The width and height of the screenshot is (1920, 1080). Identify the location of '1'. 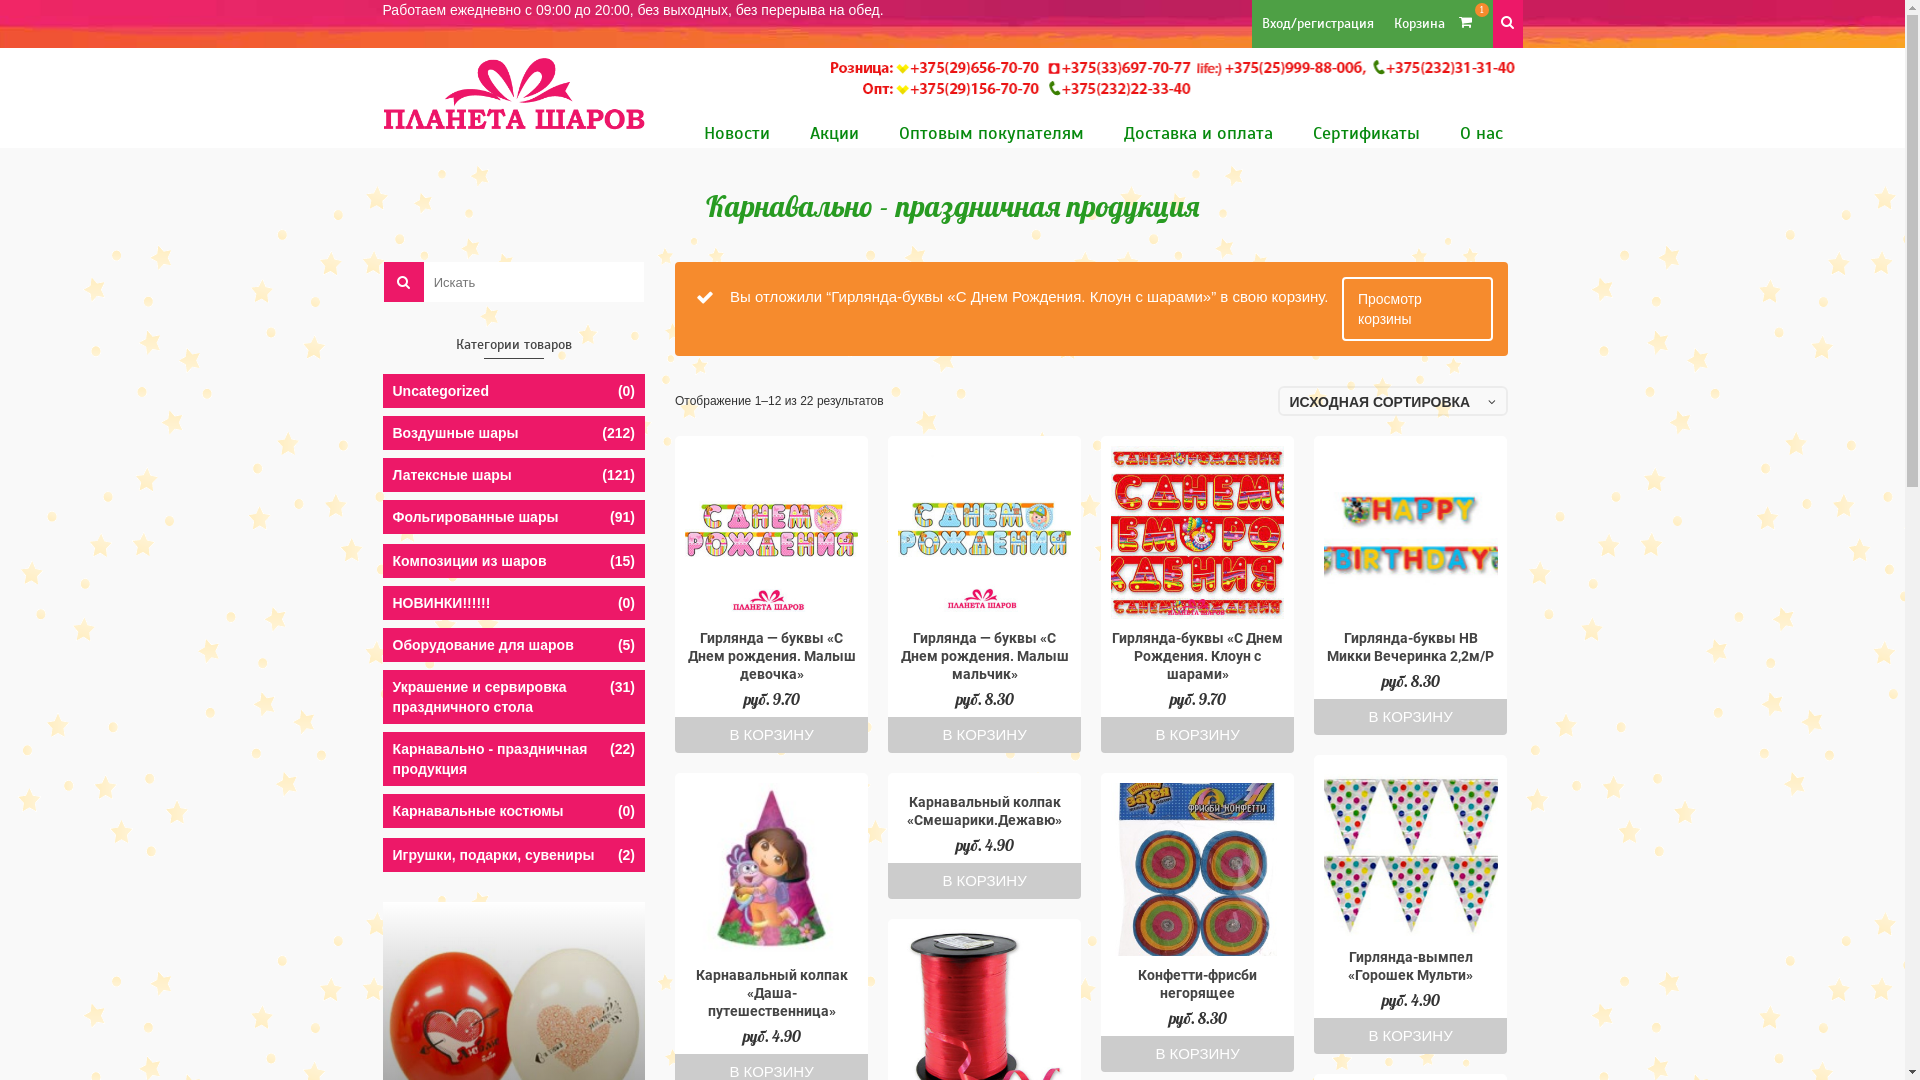
(1454, 23).